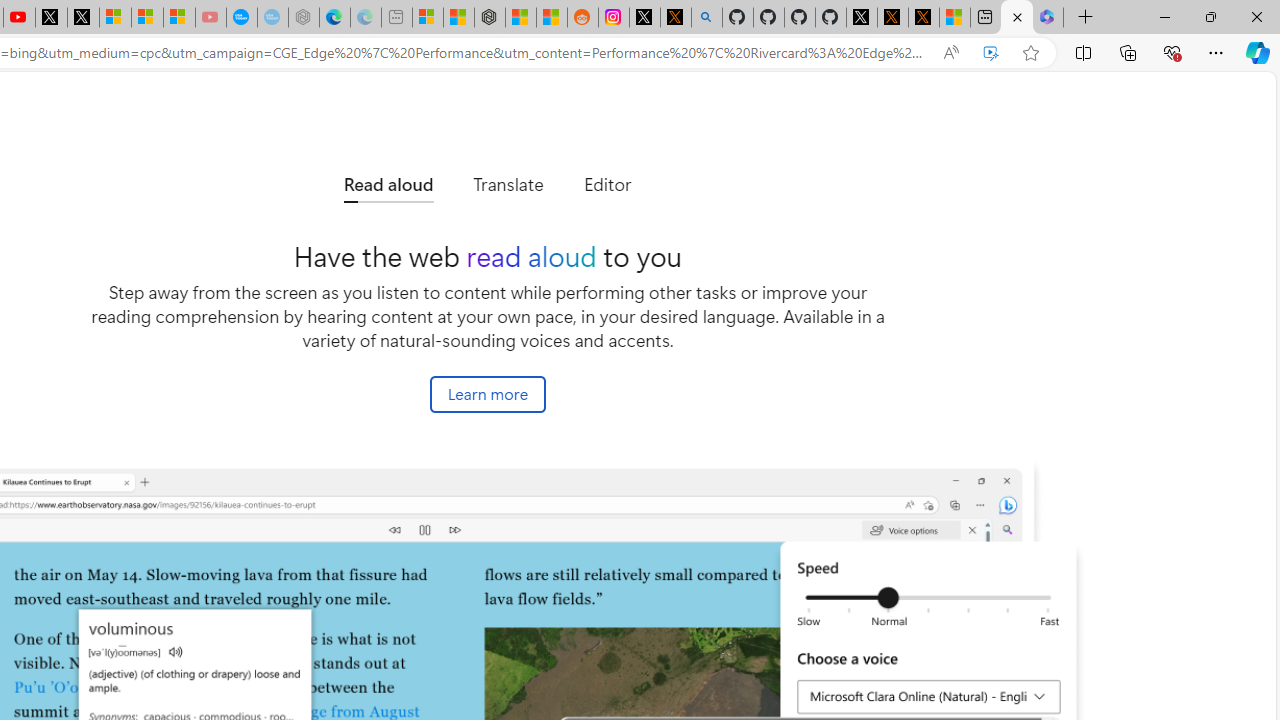 Image resolution: width=1280 pixels, height=720 pixels. I want to click on 'Log in to X / X', so click(645, 17).